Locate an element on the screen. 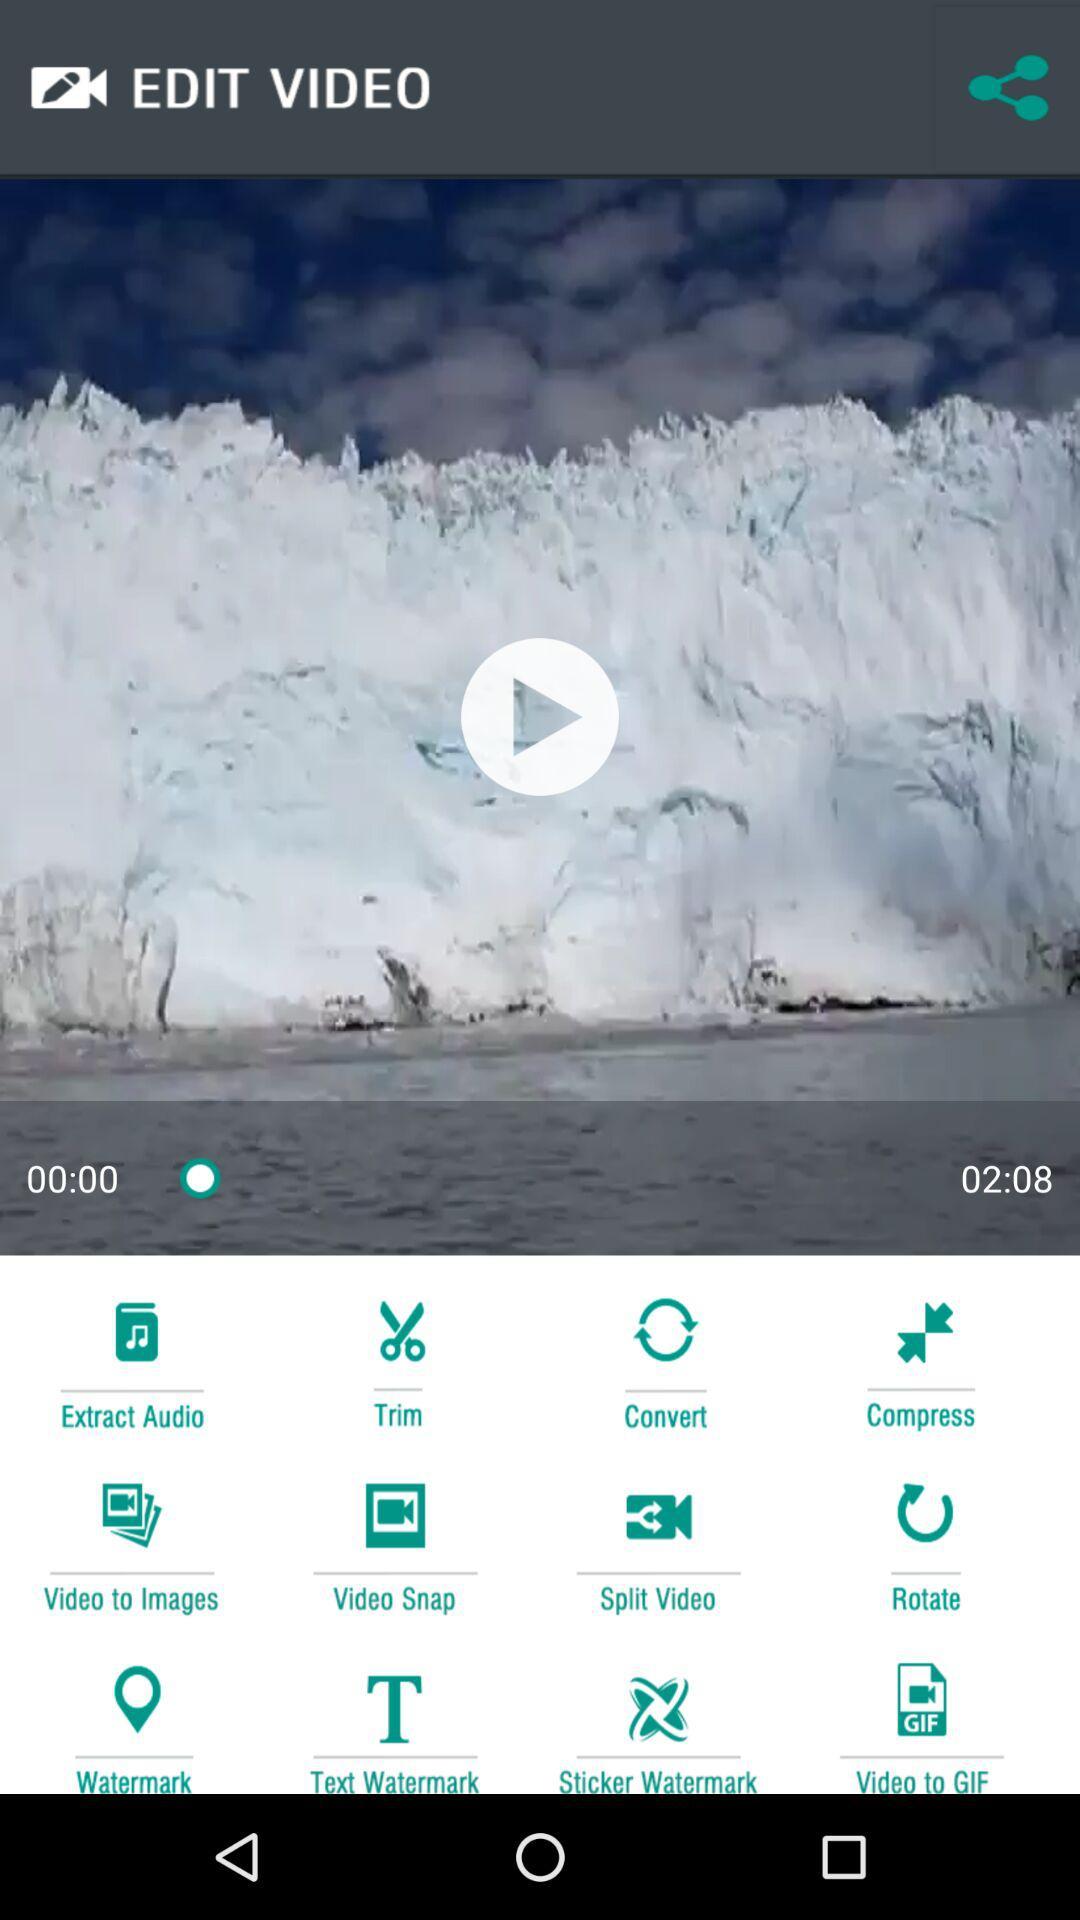  extract audio from video is located at coordinates (131, 1360).